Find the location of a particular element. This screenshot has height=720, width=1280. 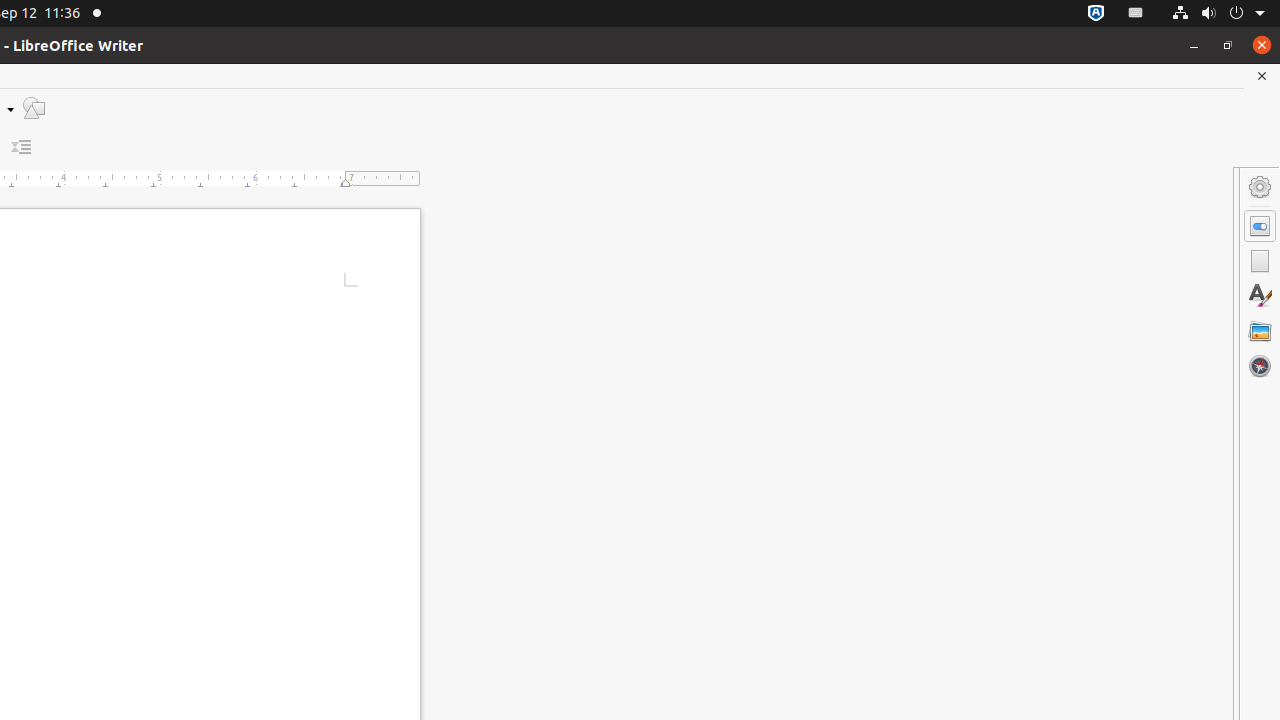

'Gallery' is located at coordinates (1259, 329).